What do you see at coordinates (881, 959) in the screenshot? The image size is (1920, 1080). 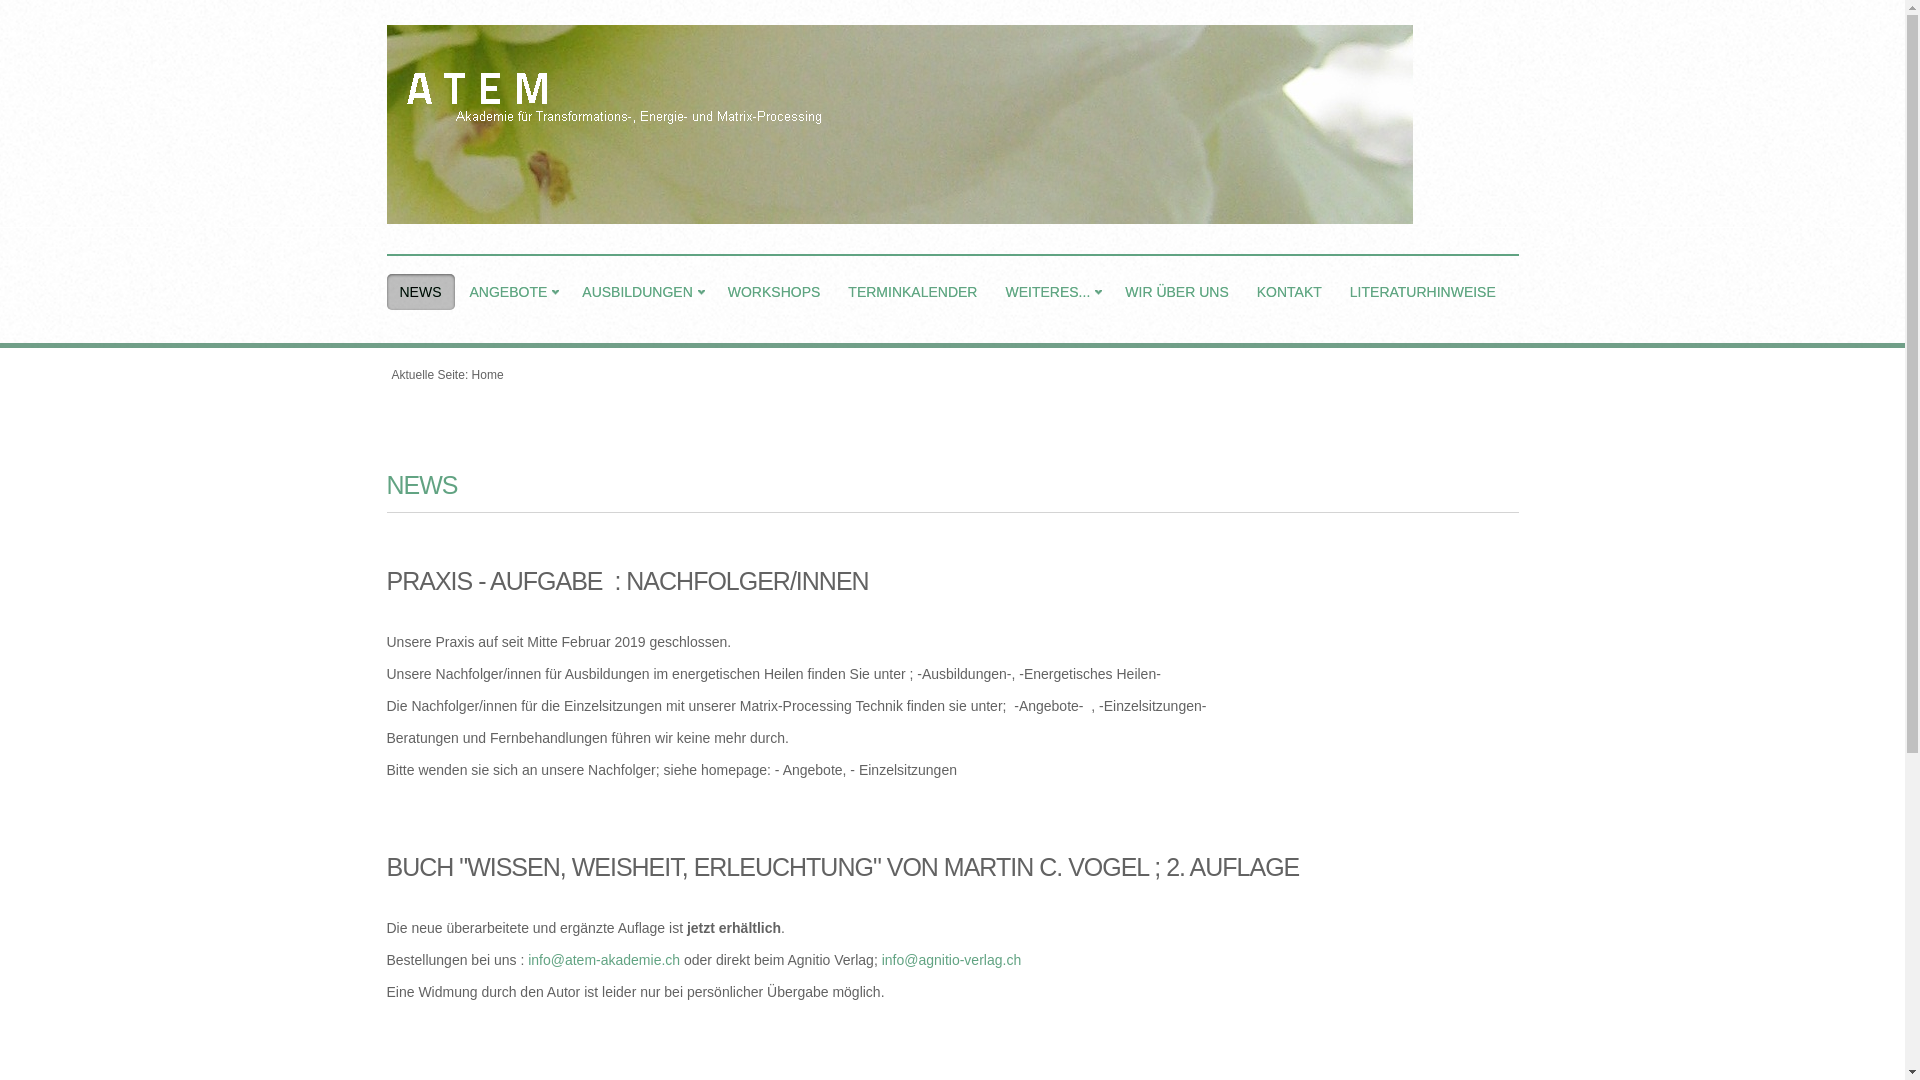 I see `'info@agnitio-verlag.ch'` at bounding box center [881, 959].